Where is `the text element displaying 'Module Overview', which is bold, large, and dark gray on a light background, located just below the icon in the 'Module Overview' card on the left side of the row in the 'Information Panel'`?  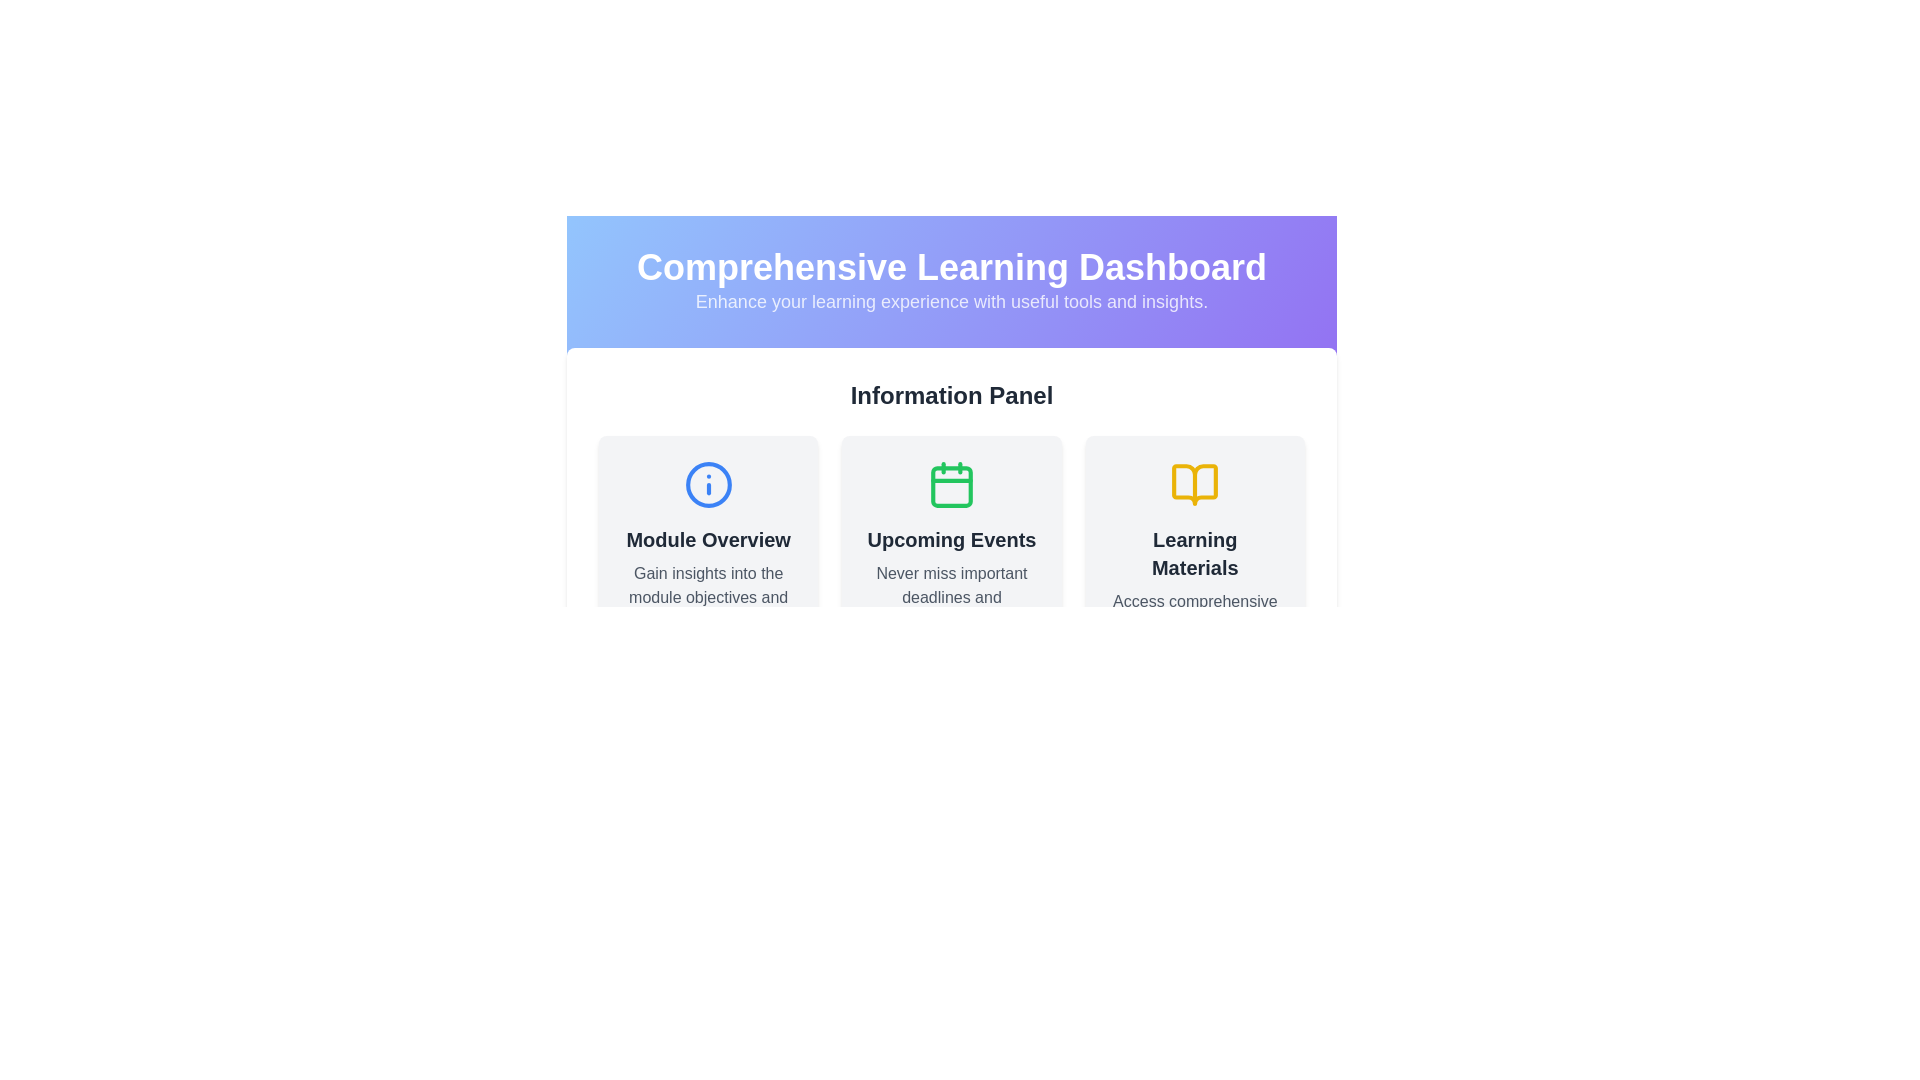 the text element displaying 'Module Overview', which is bold, large, and dark gray on a light background, located just below the icon in the 'Module Overview' card on the left side of the row in the 'Information Panel' is located at coordinates (708, 540).